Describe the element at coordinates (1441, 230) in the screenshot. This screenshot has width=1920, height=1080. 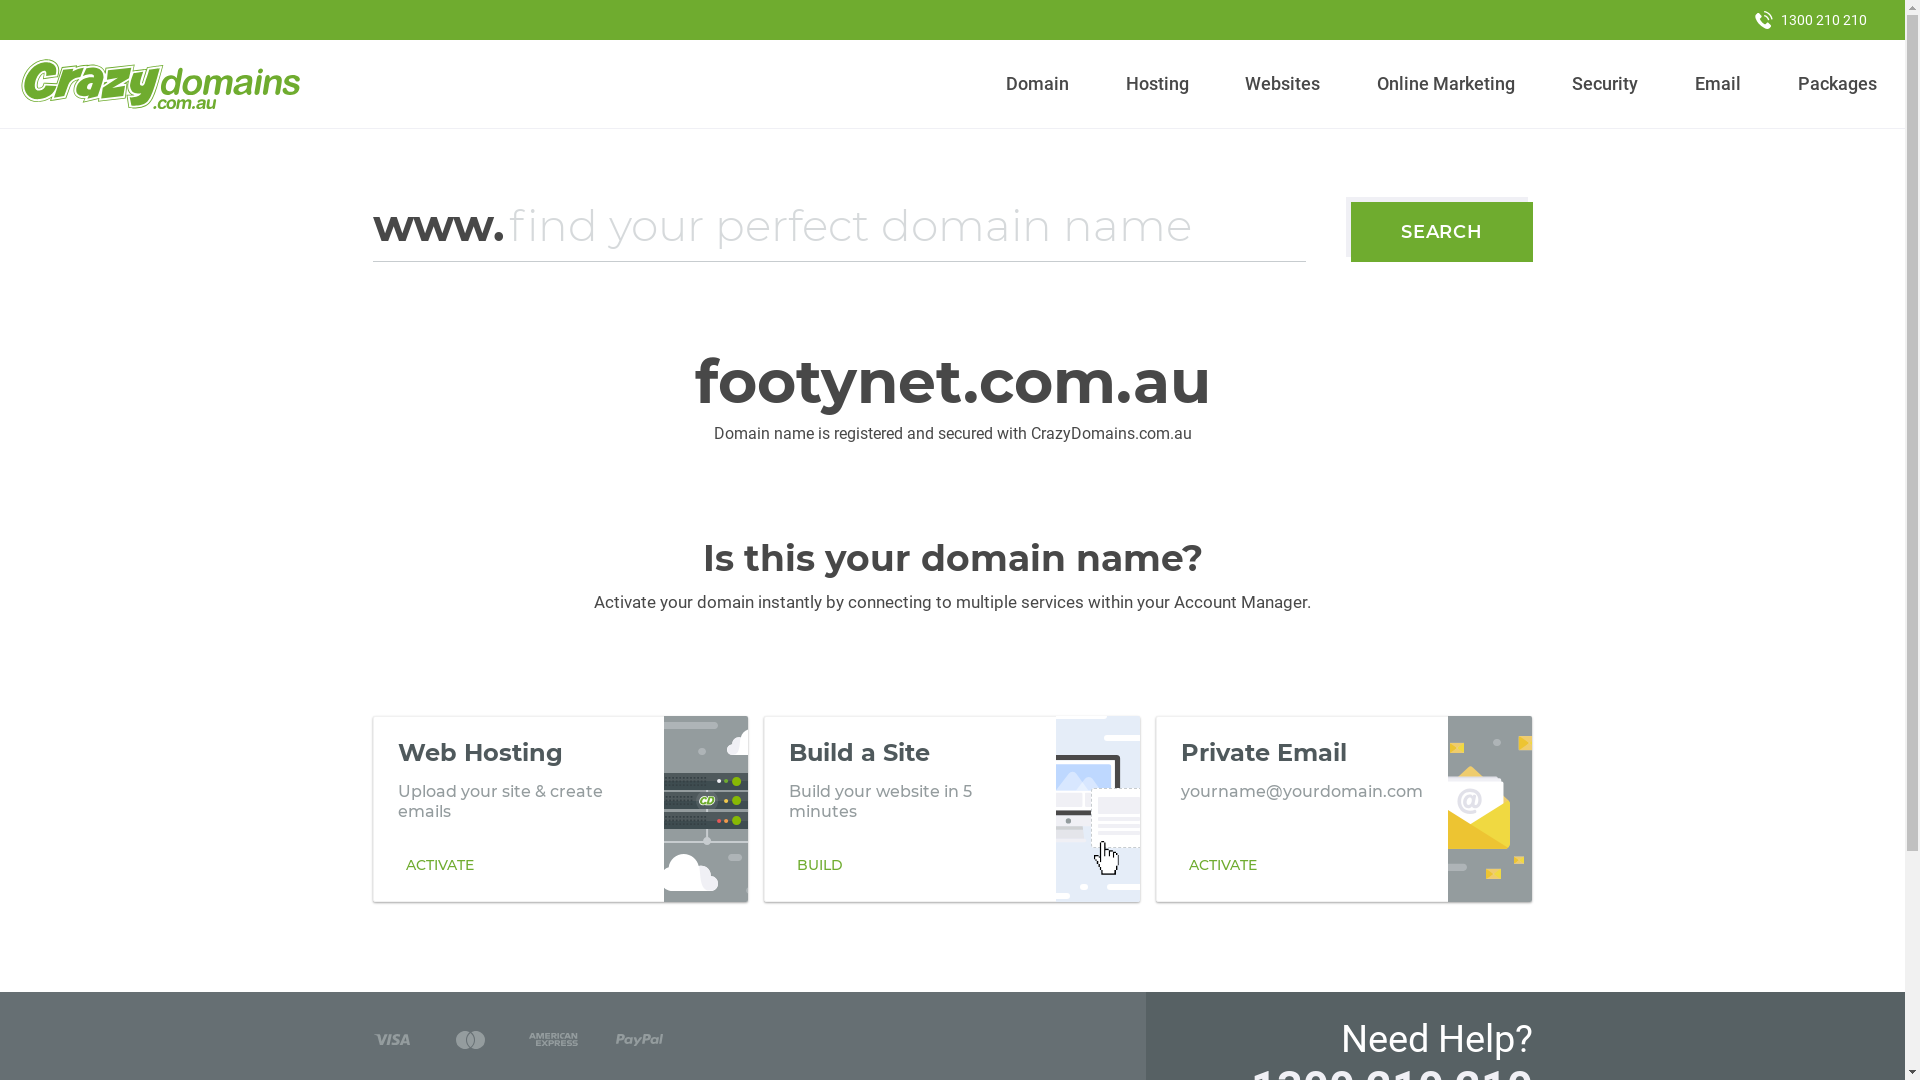
I see `'SEARCH'` at that location.